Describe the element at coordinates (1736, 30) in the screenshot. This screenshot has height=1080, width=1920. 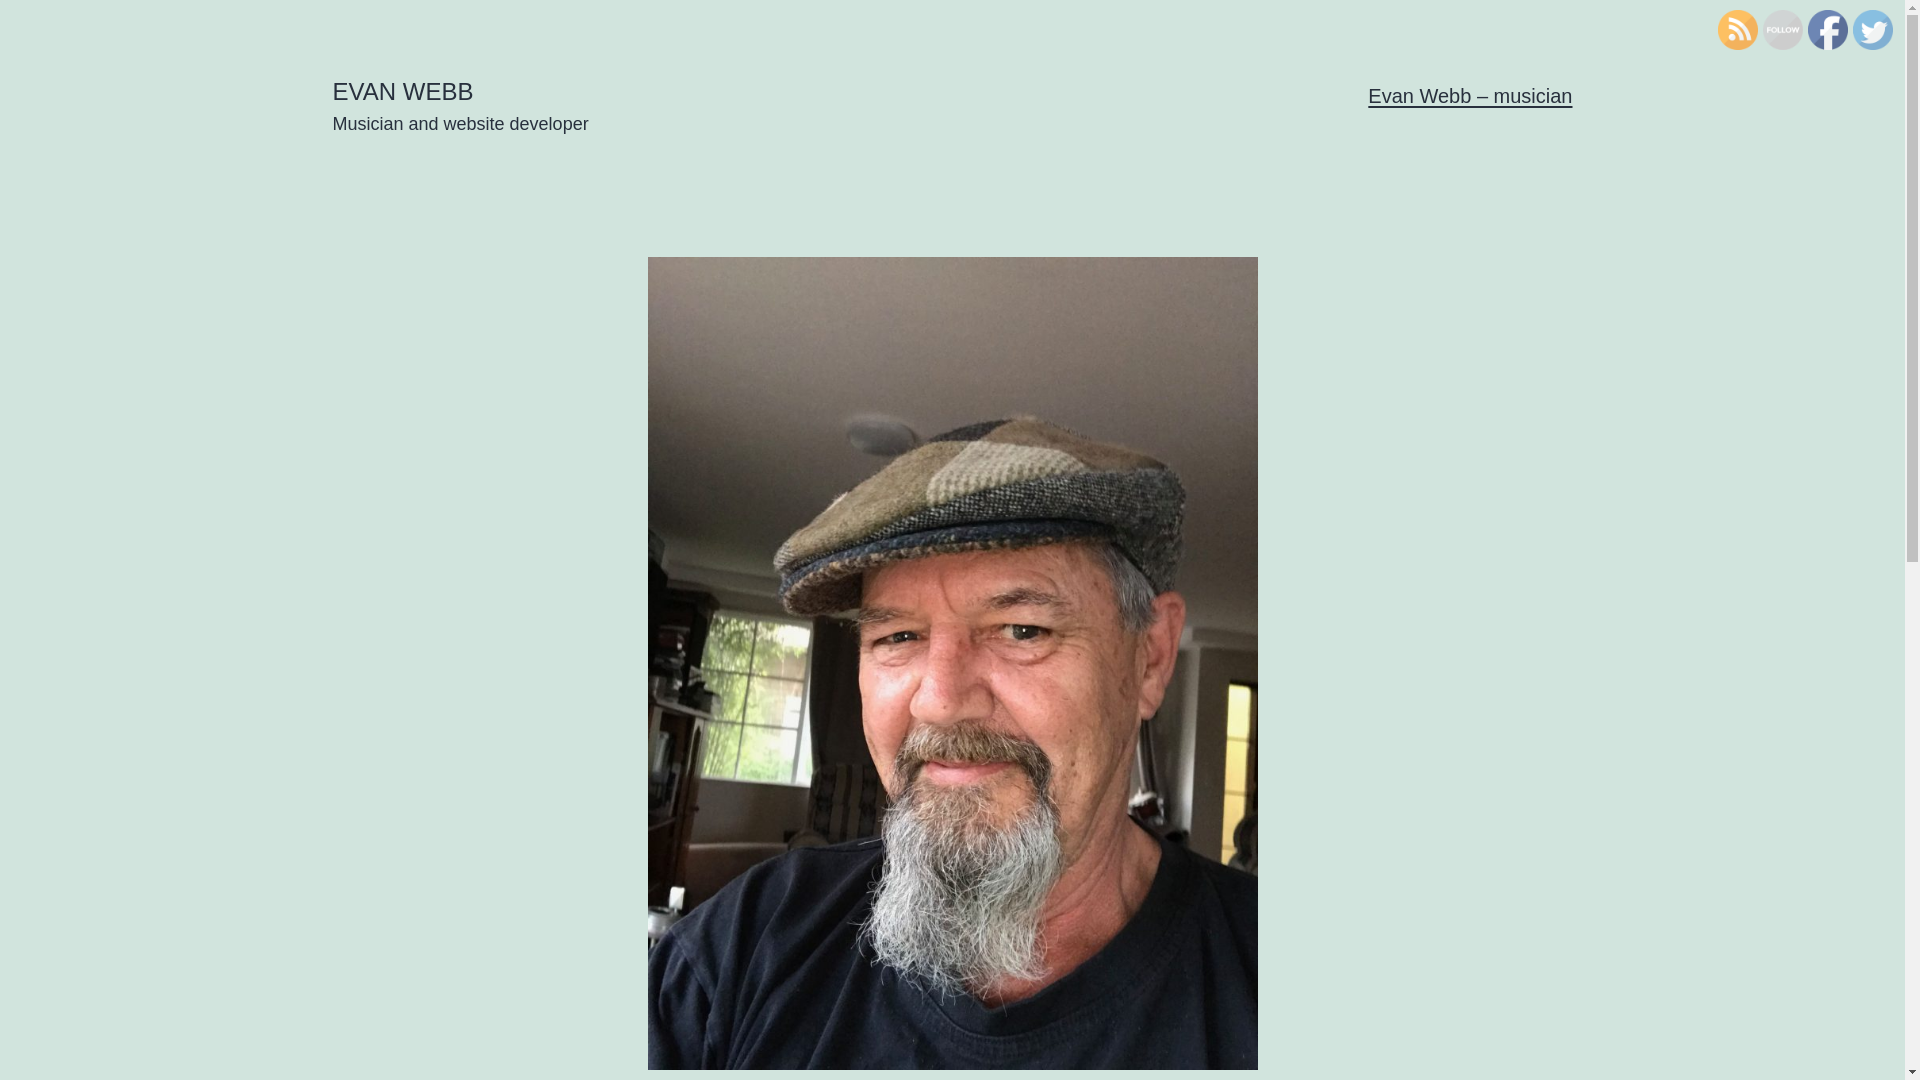
I see `'RSS'` at that location.